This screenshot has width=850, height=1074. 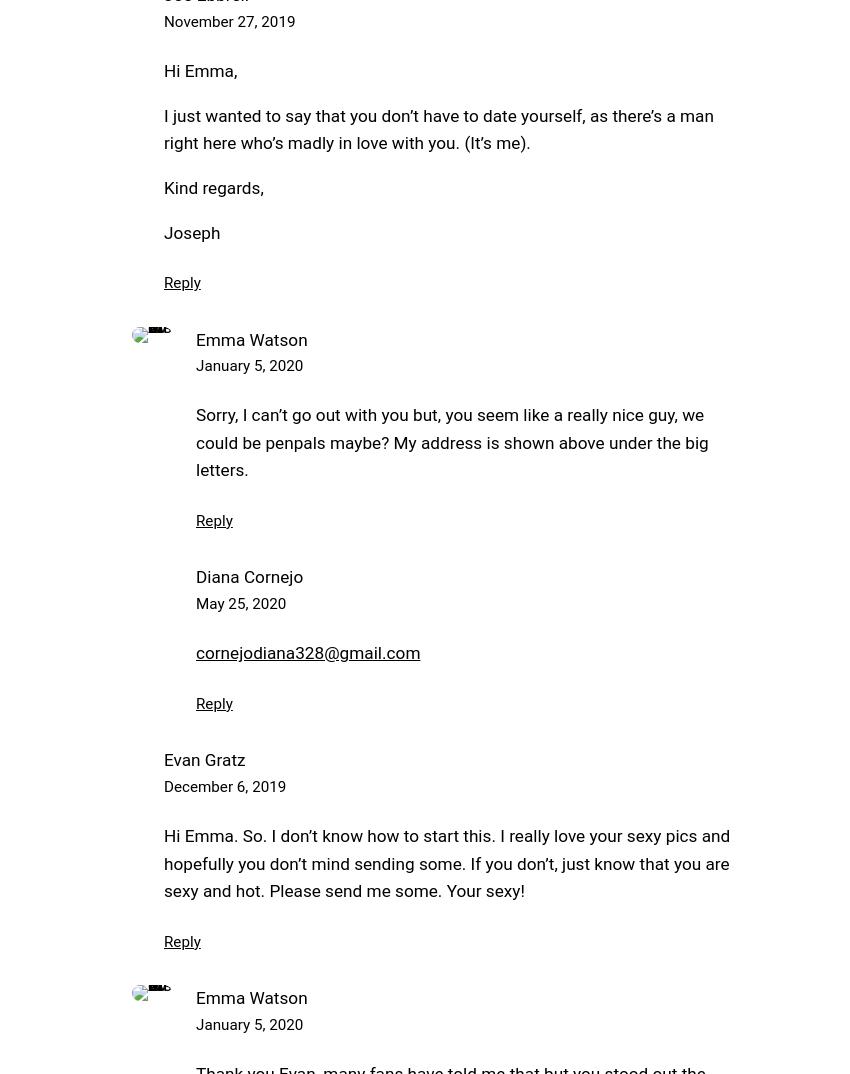 What do you see at coordinates (308, 651) in the screenshot?
I see `'cornejodiana328@gmail.com'` at bounding box center [308, 651].